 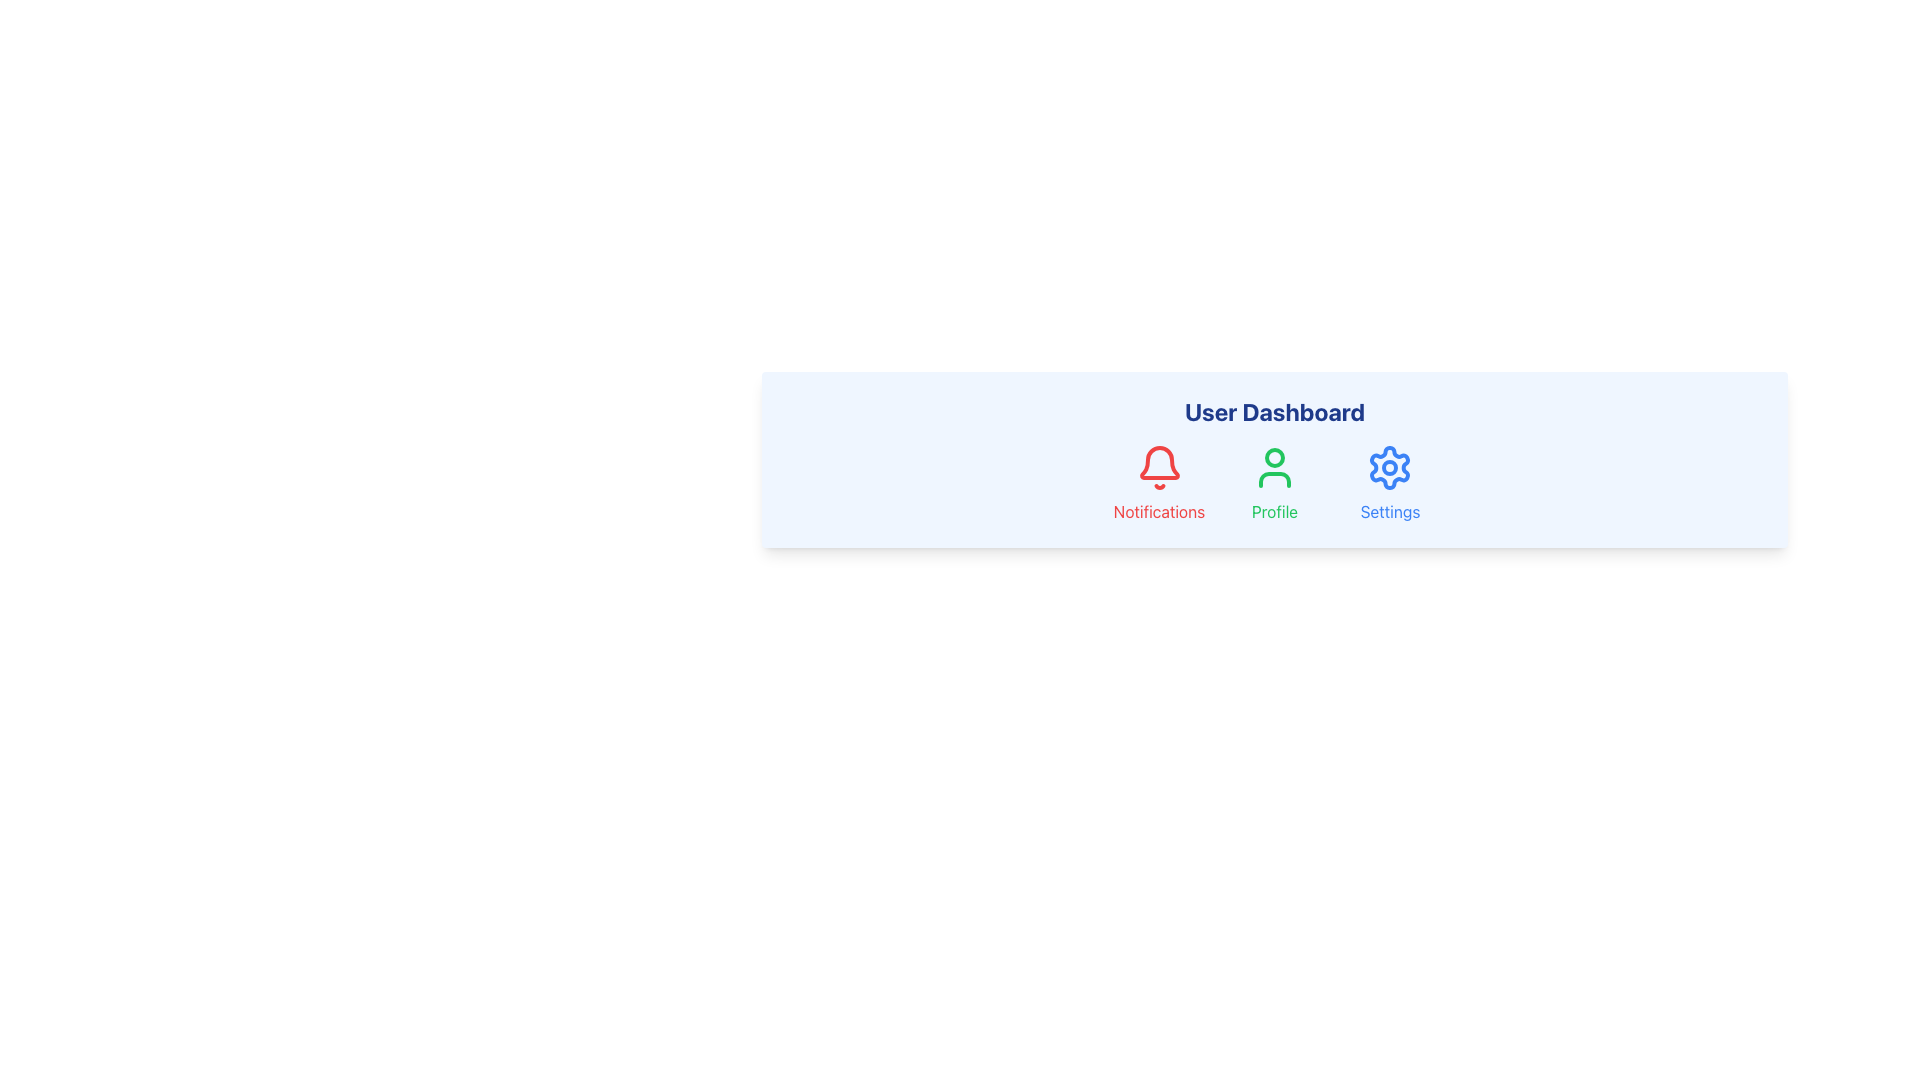 What do you see at coordinates (1389, 483) in the screenshot?
I see `the blue gear icon labeled 'Settings' located in the top-right corner of the row for keyboard interaction` at bounding box center [1389, 483].